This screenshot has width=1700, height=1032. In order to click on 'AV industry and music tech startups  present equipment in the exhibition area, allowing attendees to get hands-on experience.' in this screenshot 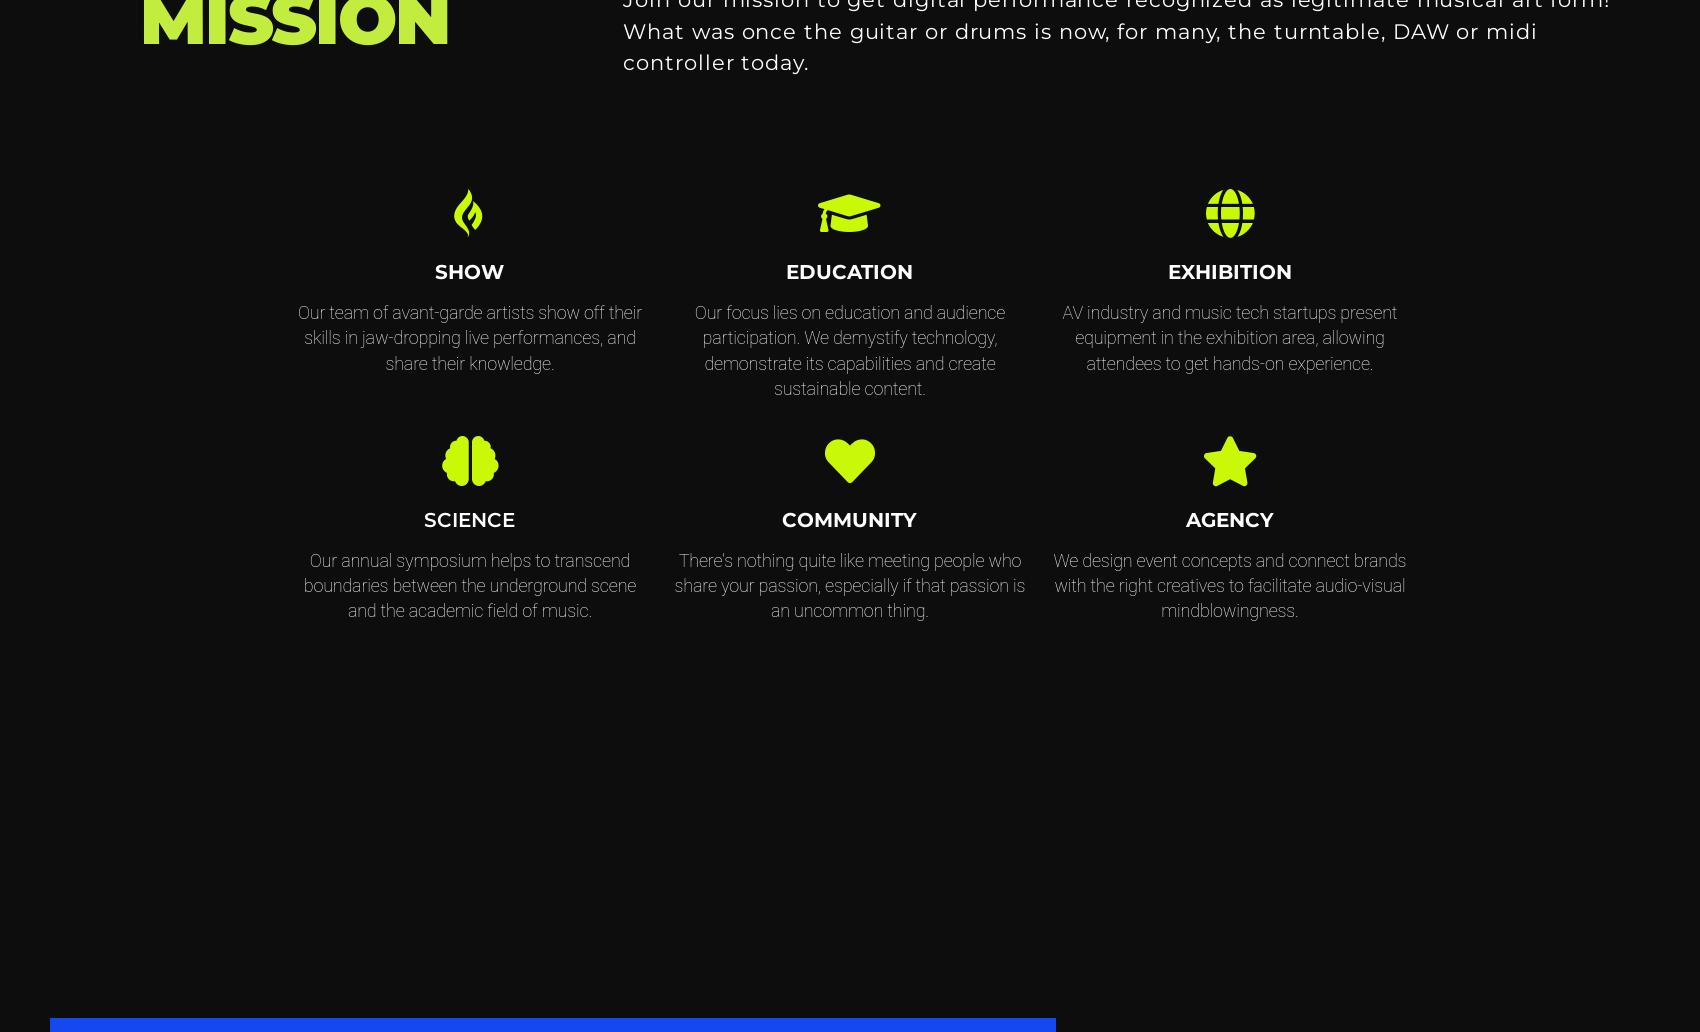, I will do `click(1228, 337)`.